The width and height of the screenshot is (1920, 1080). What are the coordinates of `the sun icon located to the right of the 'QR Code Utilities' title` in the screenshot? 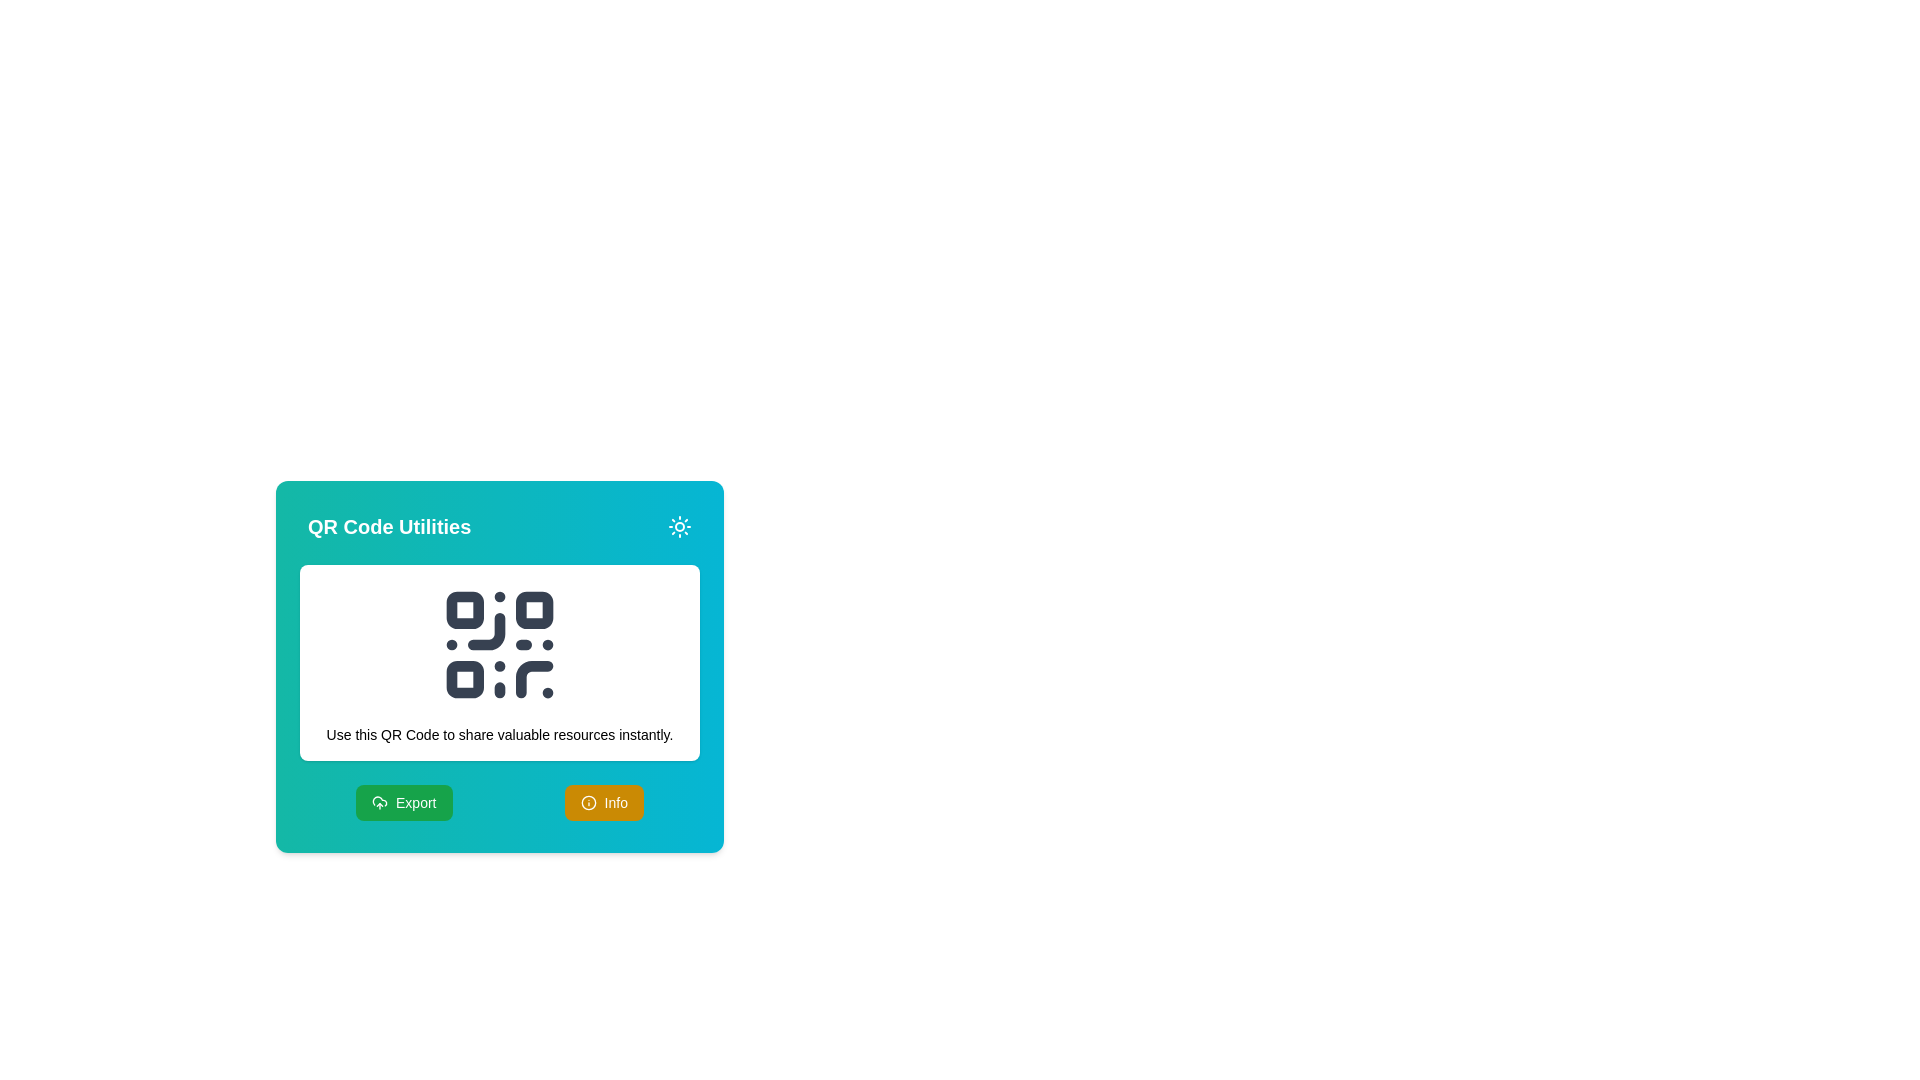 It's located at (680, 526).